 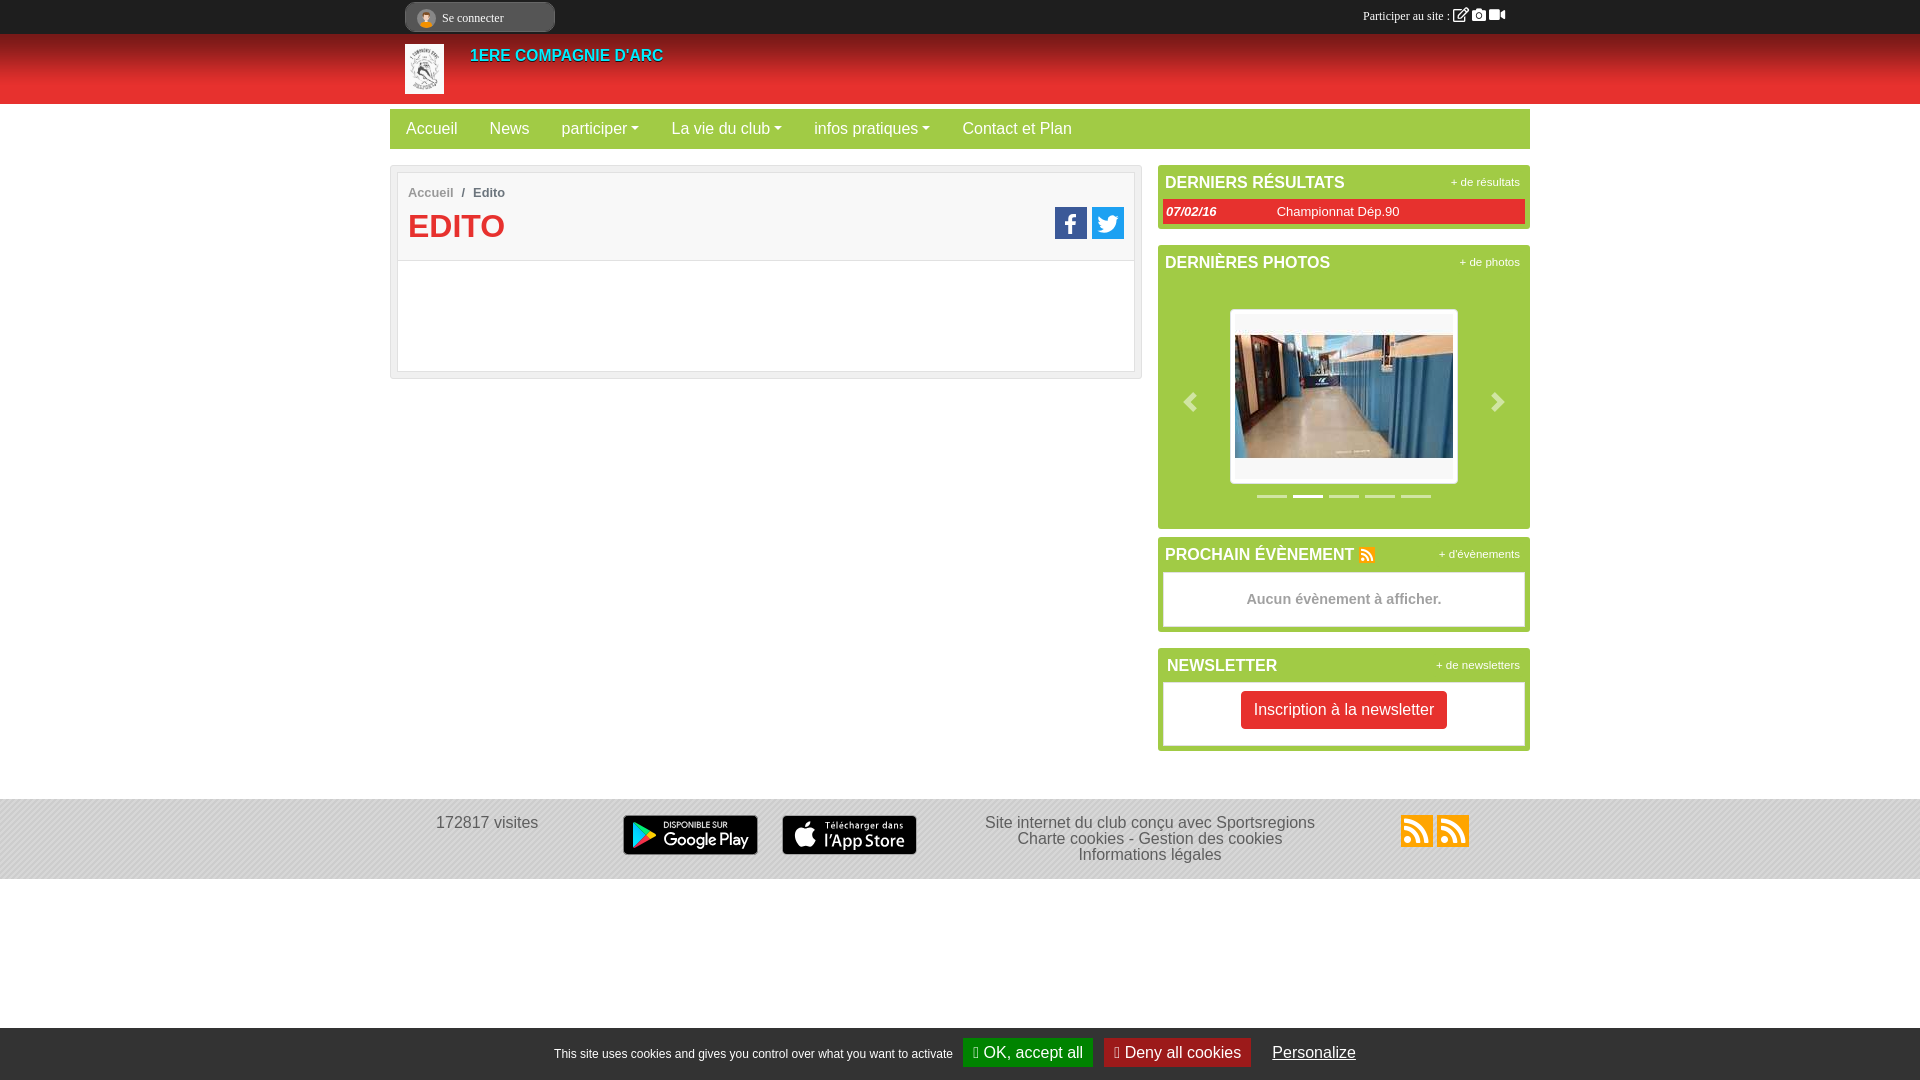 What do you see at coordinates (1107, 223) in the screenshot?
I see `'Twitter'` at bounding box center [1107, 223].